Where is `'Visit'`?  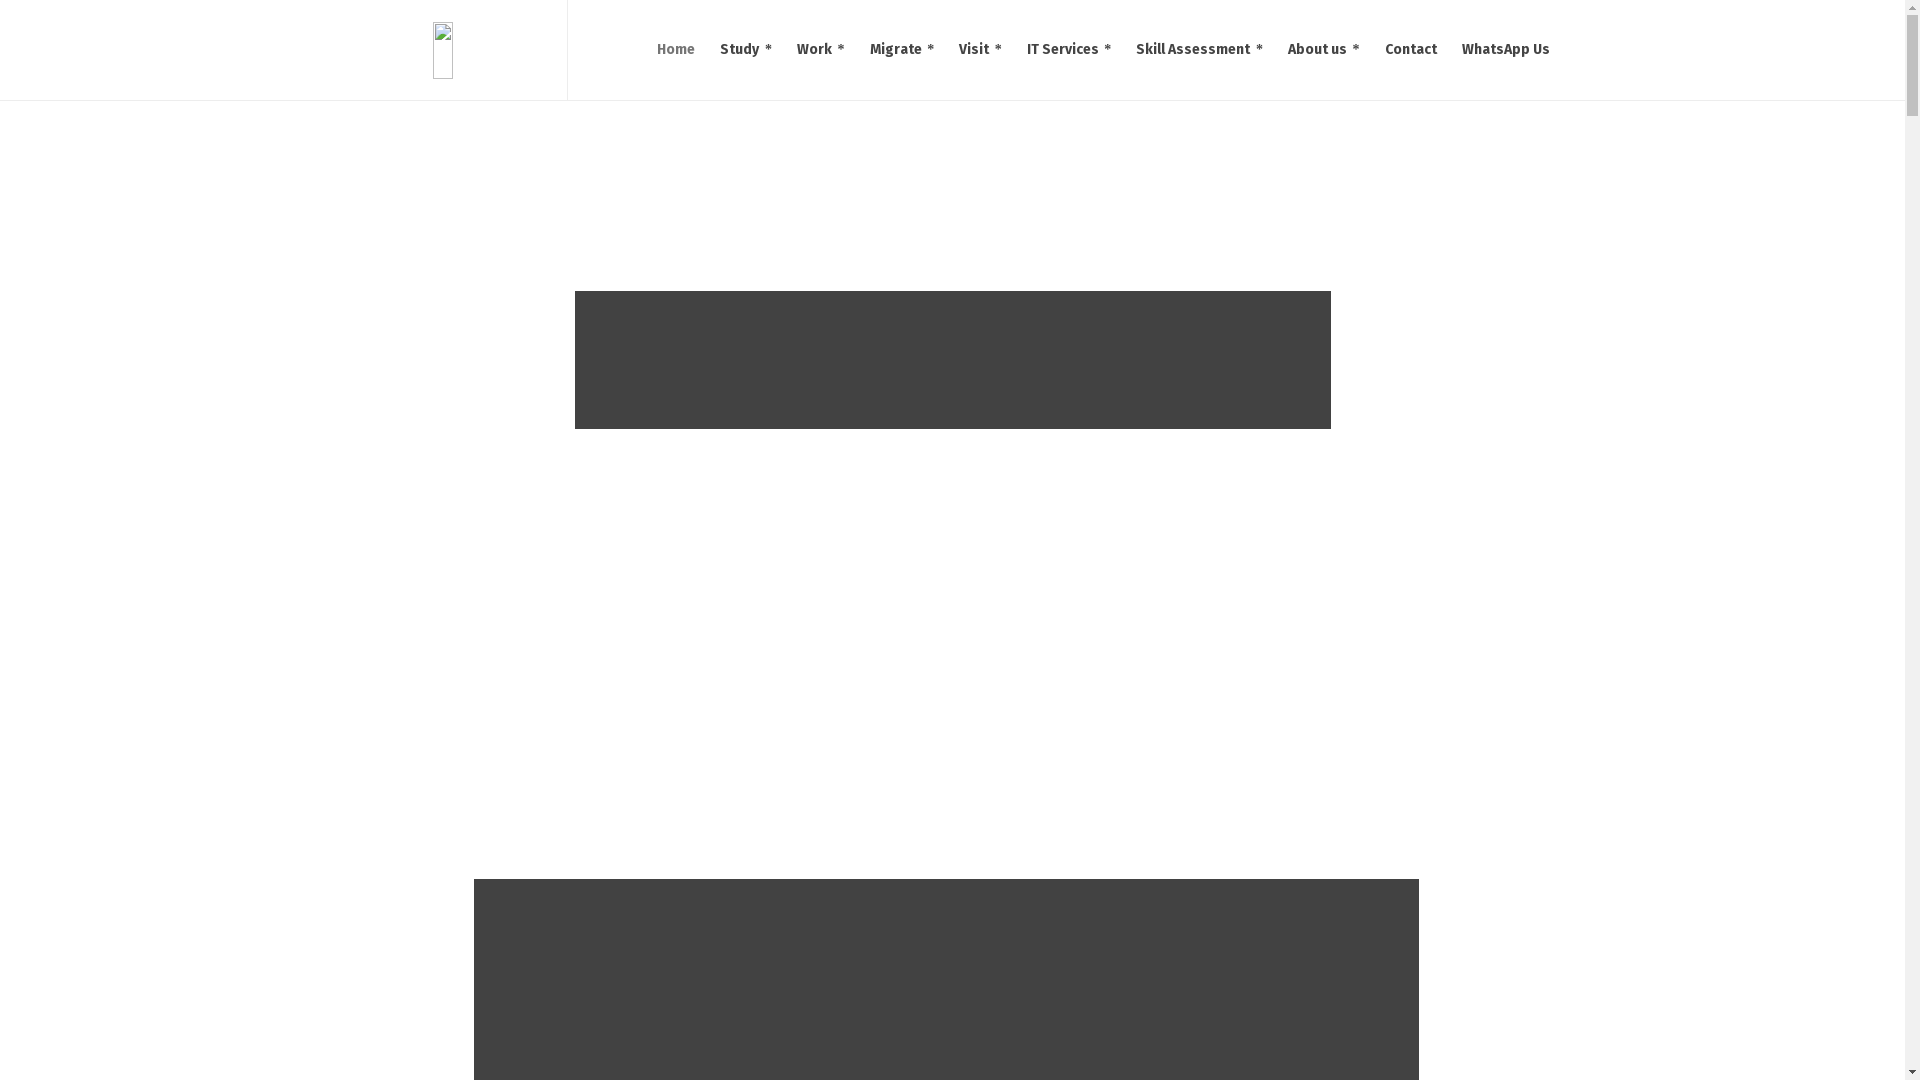 'Visit' is located at coordinates (980, 49).